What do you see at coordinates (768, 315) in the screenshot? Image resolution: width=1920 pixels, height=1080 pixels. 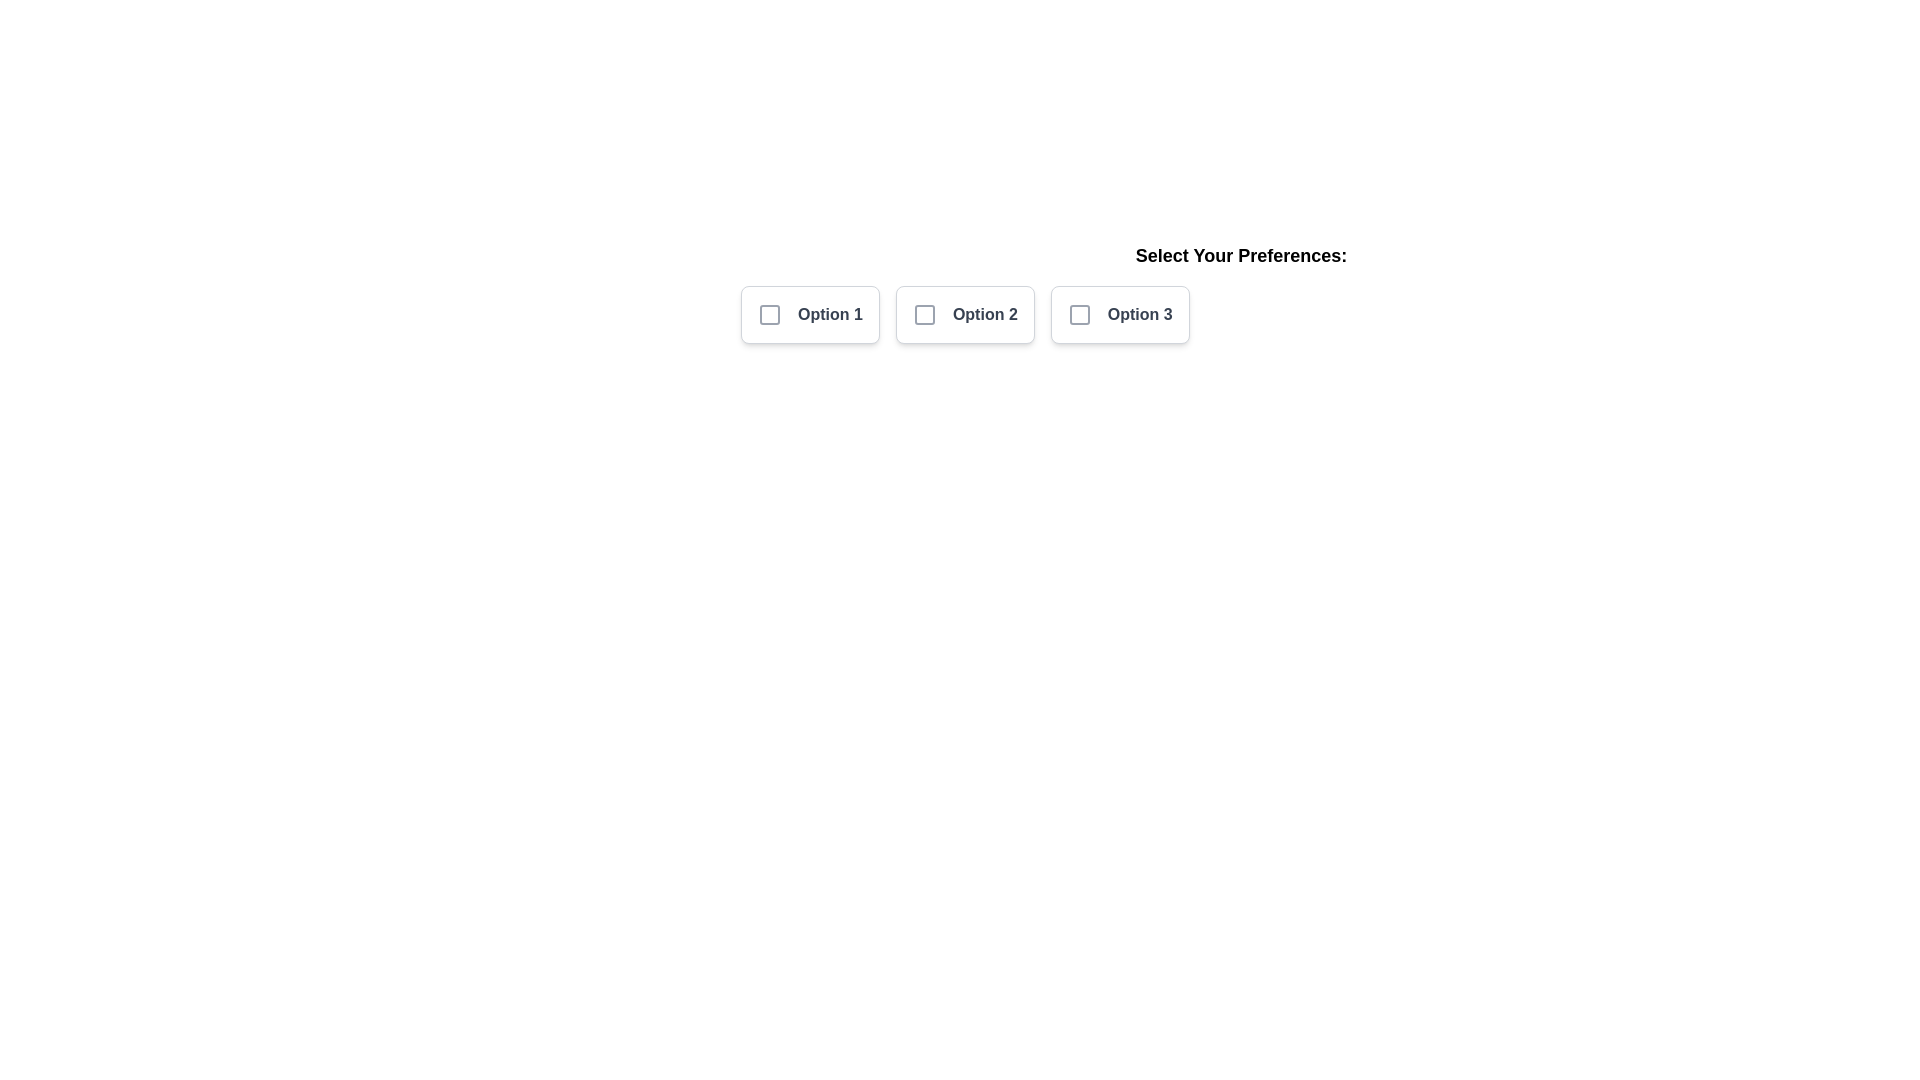 I see `the decorative icon inside the first checkbox labeled 'Option 1' in the selection interface` at bounding box center [768, 315].